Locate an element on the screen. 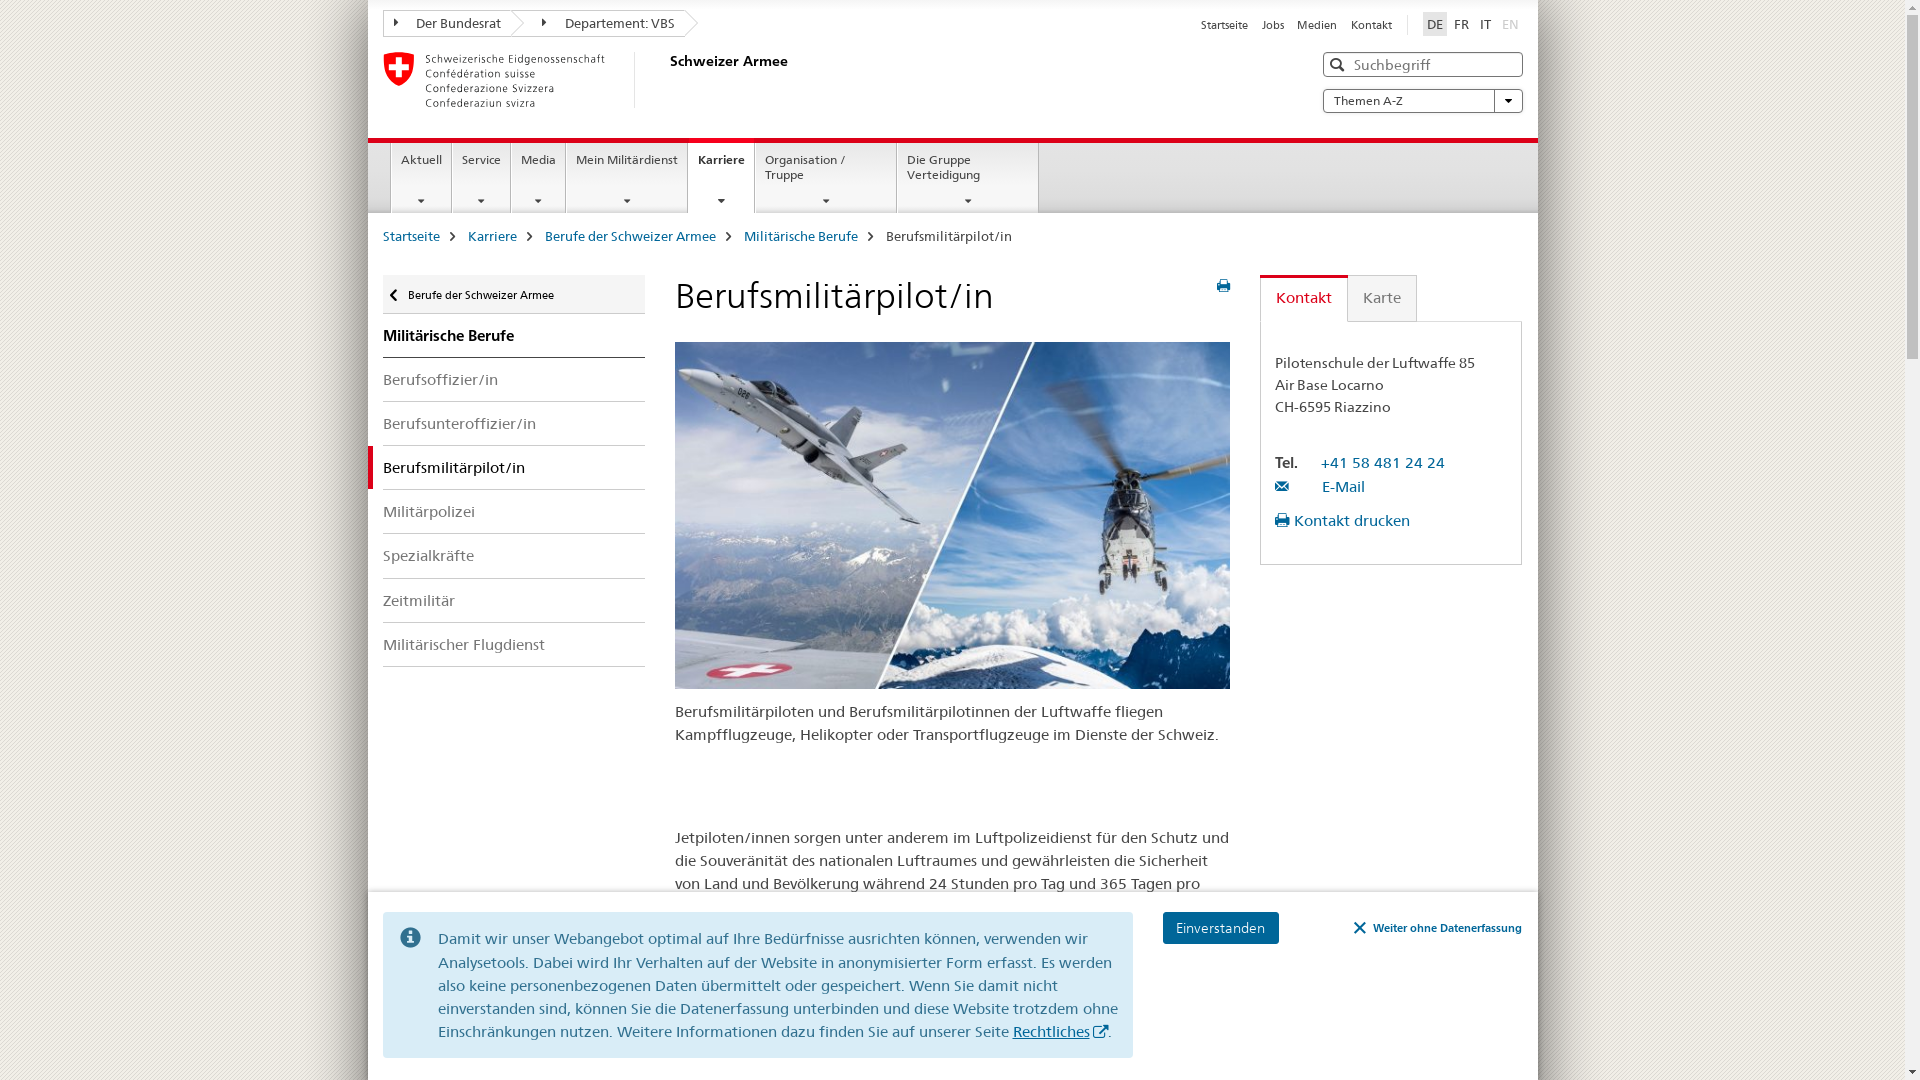 The width and height of the screenshot is (1920, 1080). 'Departement: VBS' is located at coordinates (597, 23).